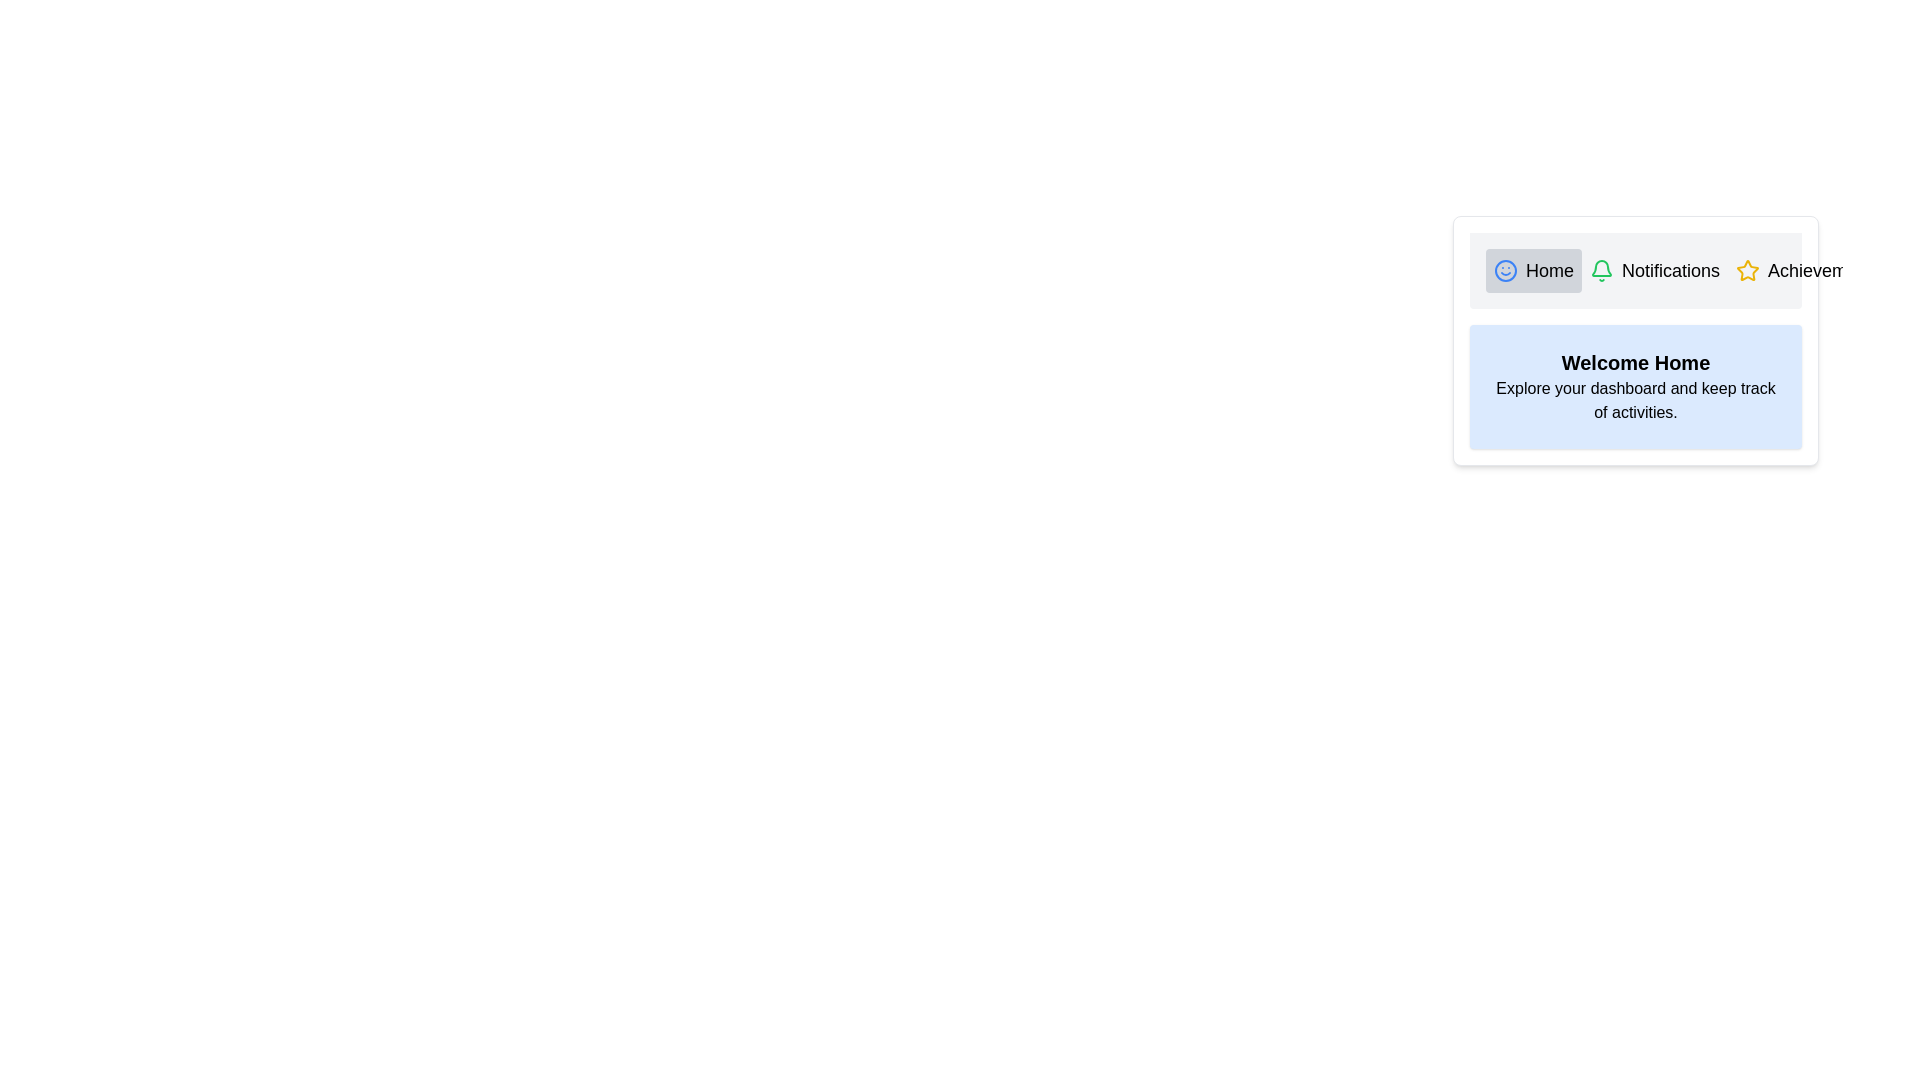 This screenshot has width=1920, height=1080. What do you see at coordinates (1808, 270) in the screenshot?
I see `the tab labeled 'Achievements' to observe its hover effect` at bounding box center [1808, 270].